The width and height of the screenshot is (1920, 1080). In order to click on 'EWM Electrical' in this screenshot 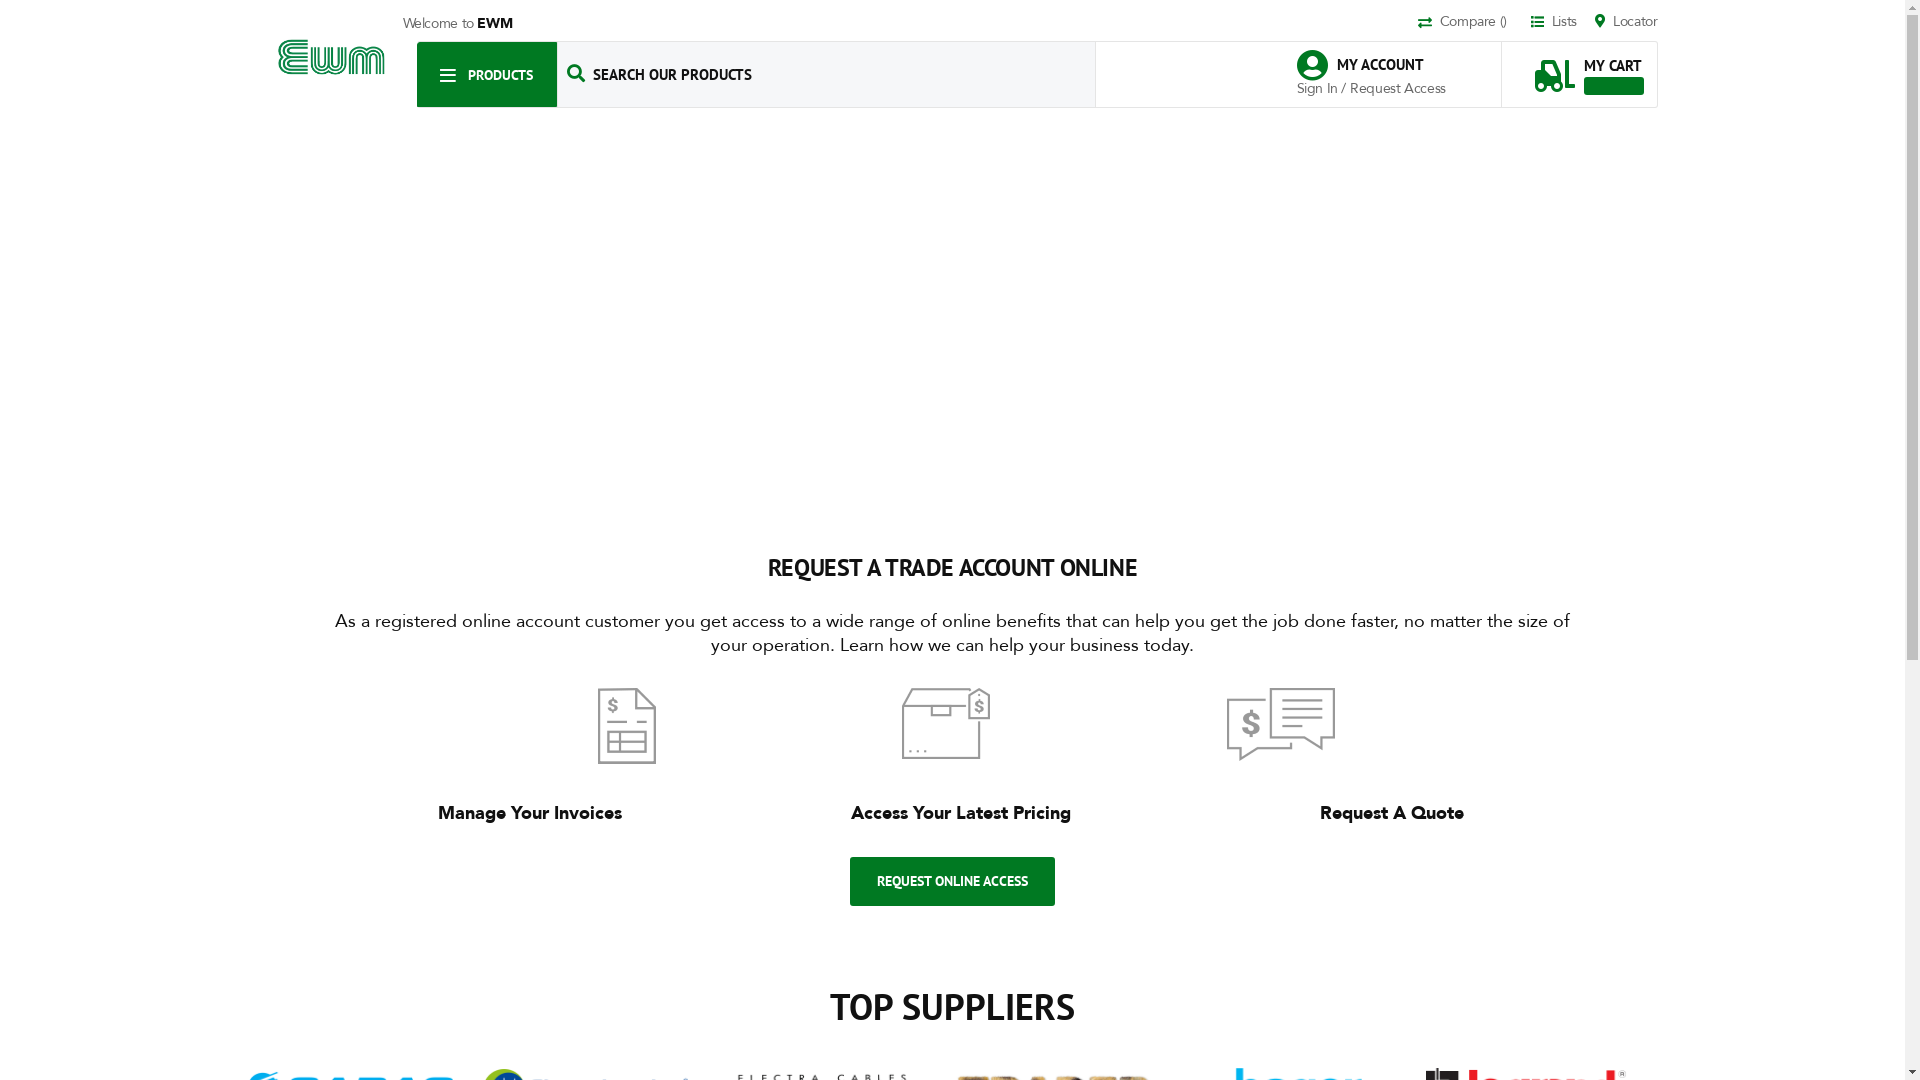, I will do `click(332, 56)`.